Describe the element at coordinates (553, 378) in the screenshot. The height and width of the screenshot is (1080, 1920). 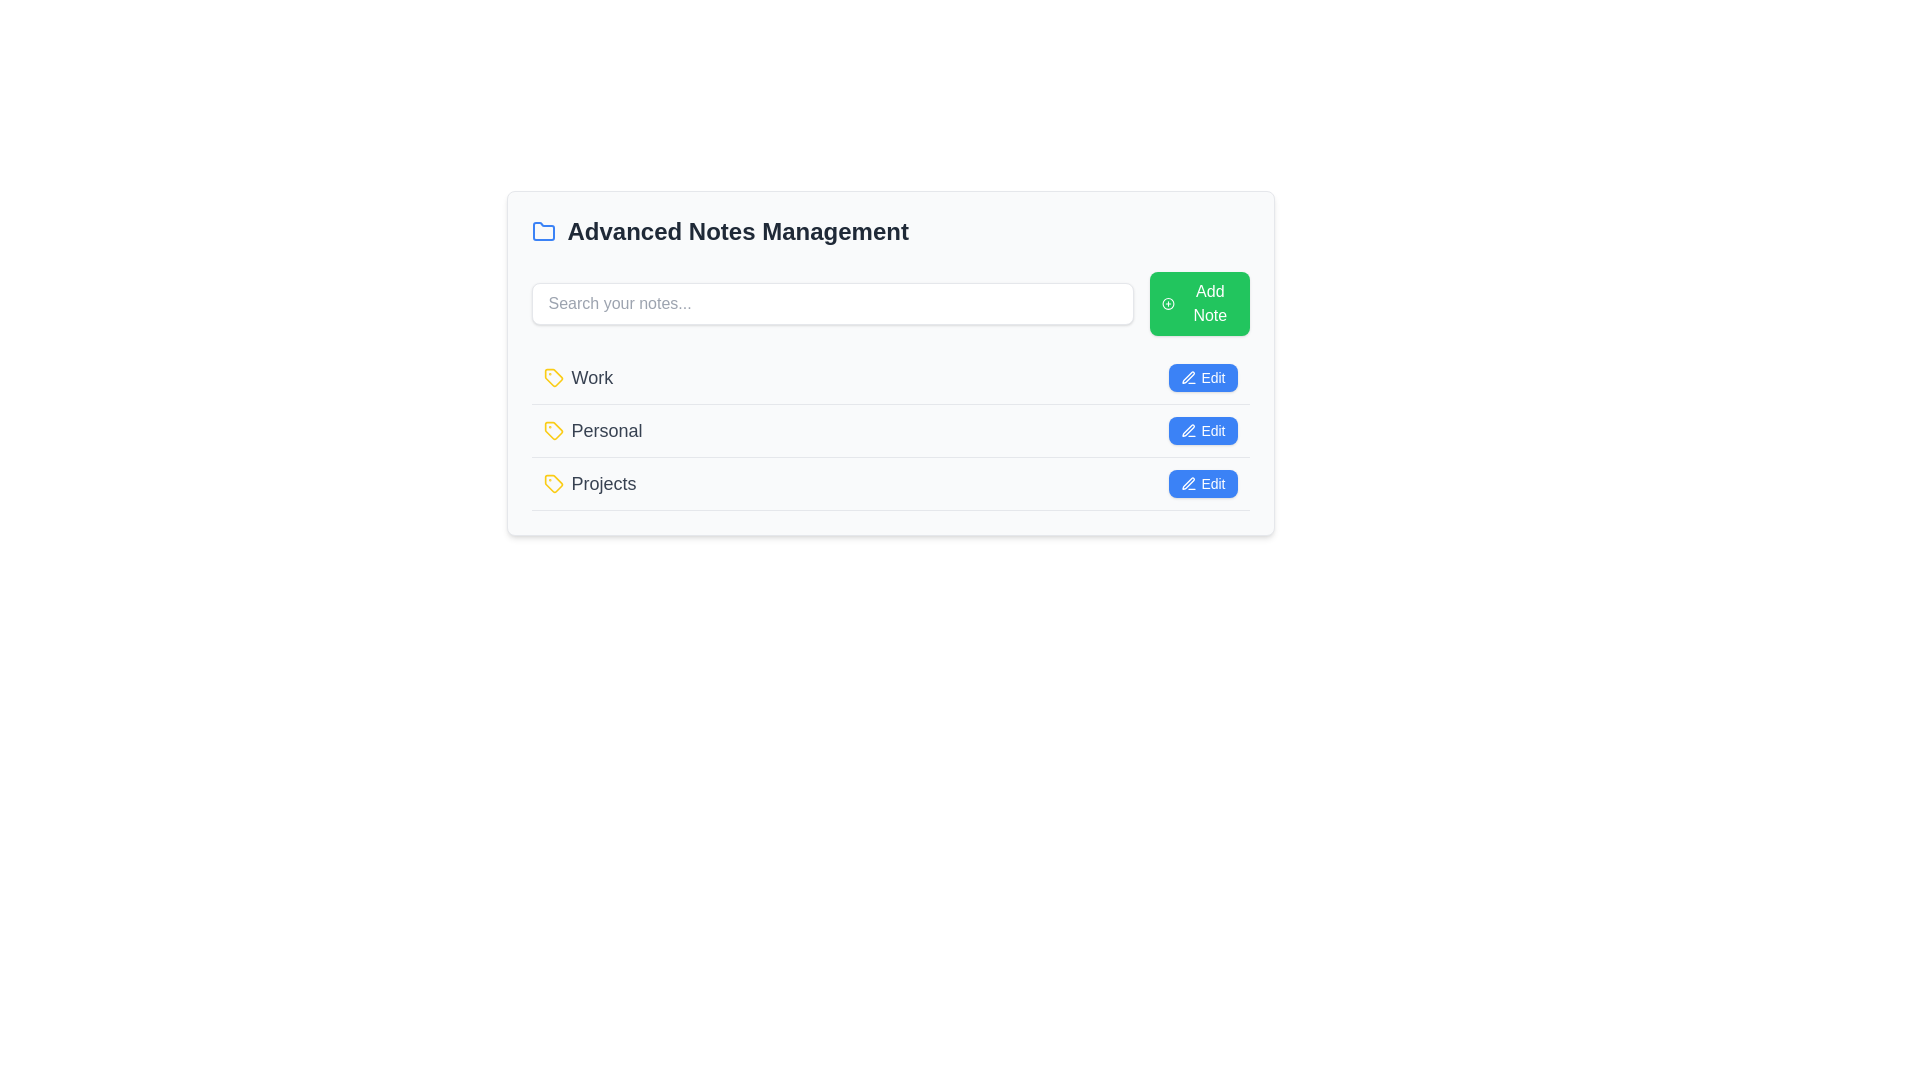
I see `the yellow tag icon associated with the 'Work' entry in the 'Advanced Notes Management' interface` at that location.